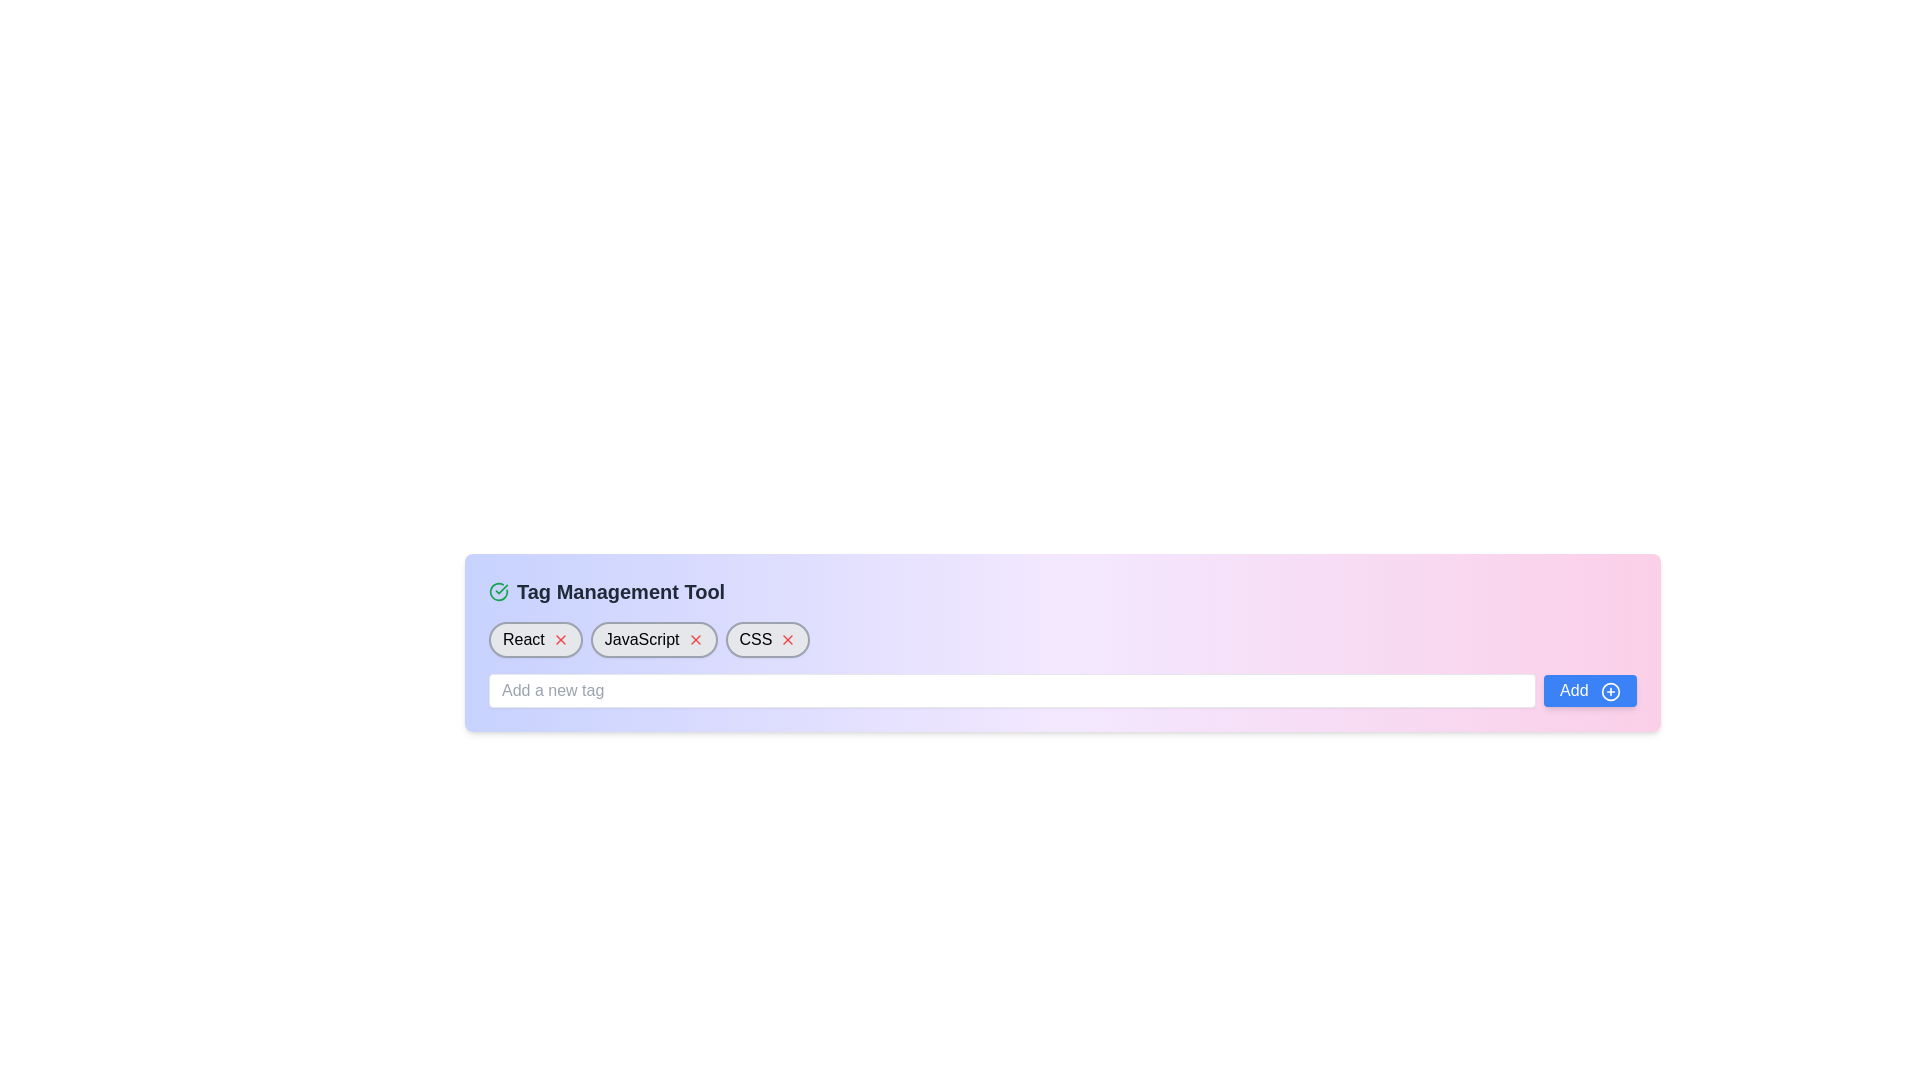 This screenshot has height=1080, width=1920. Describe the element at coordinates (787, 640) in the screenshot. I see `the small red 'X' icon located to the right of the 'CSS' tag in the tag management interface to observe the color change` at that location.